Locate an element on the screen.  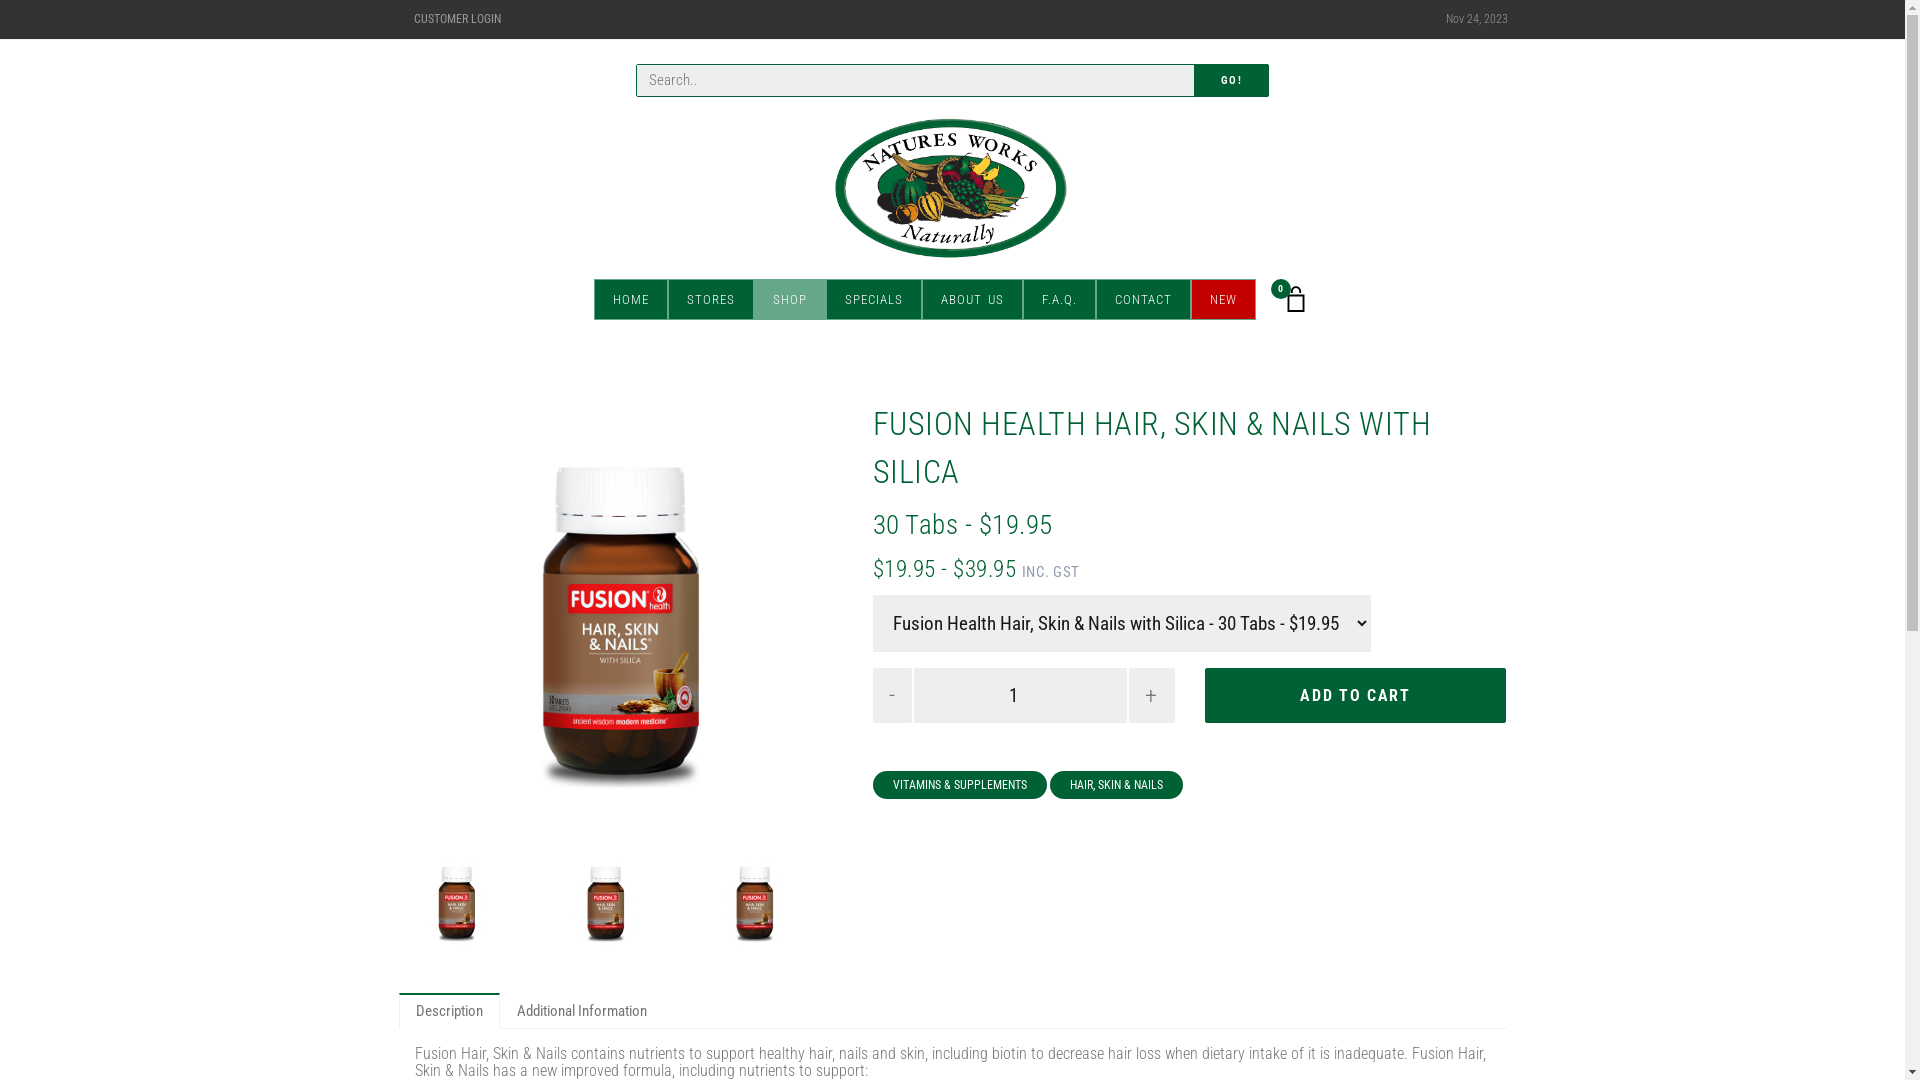
'HOME' is located at coordinates (629, 298).